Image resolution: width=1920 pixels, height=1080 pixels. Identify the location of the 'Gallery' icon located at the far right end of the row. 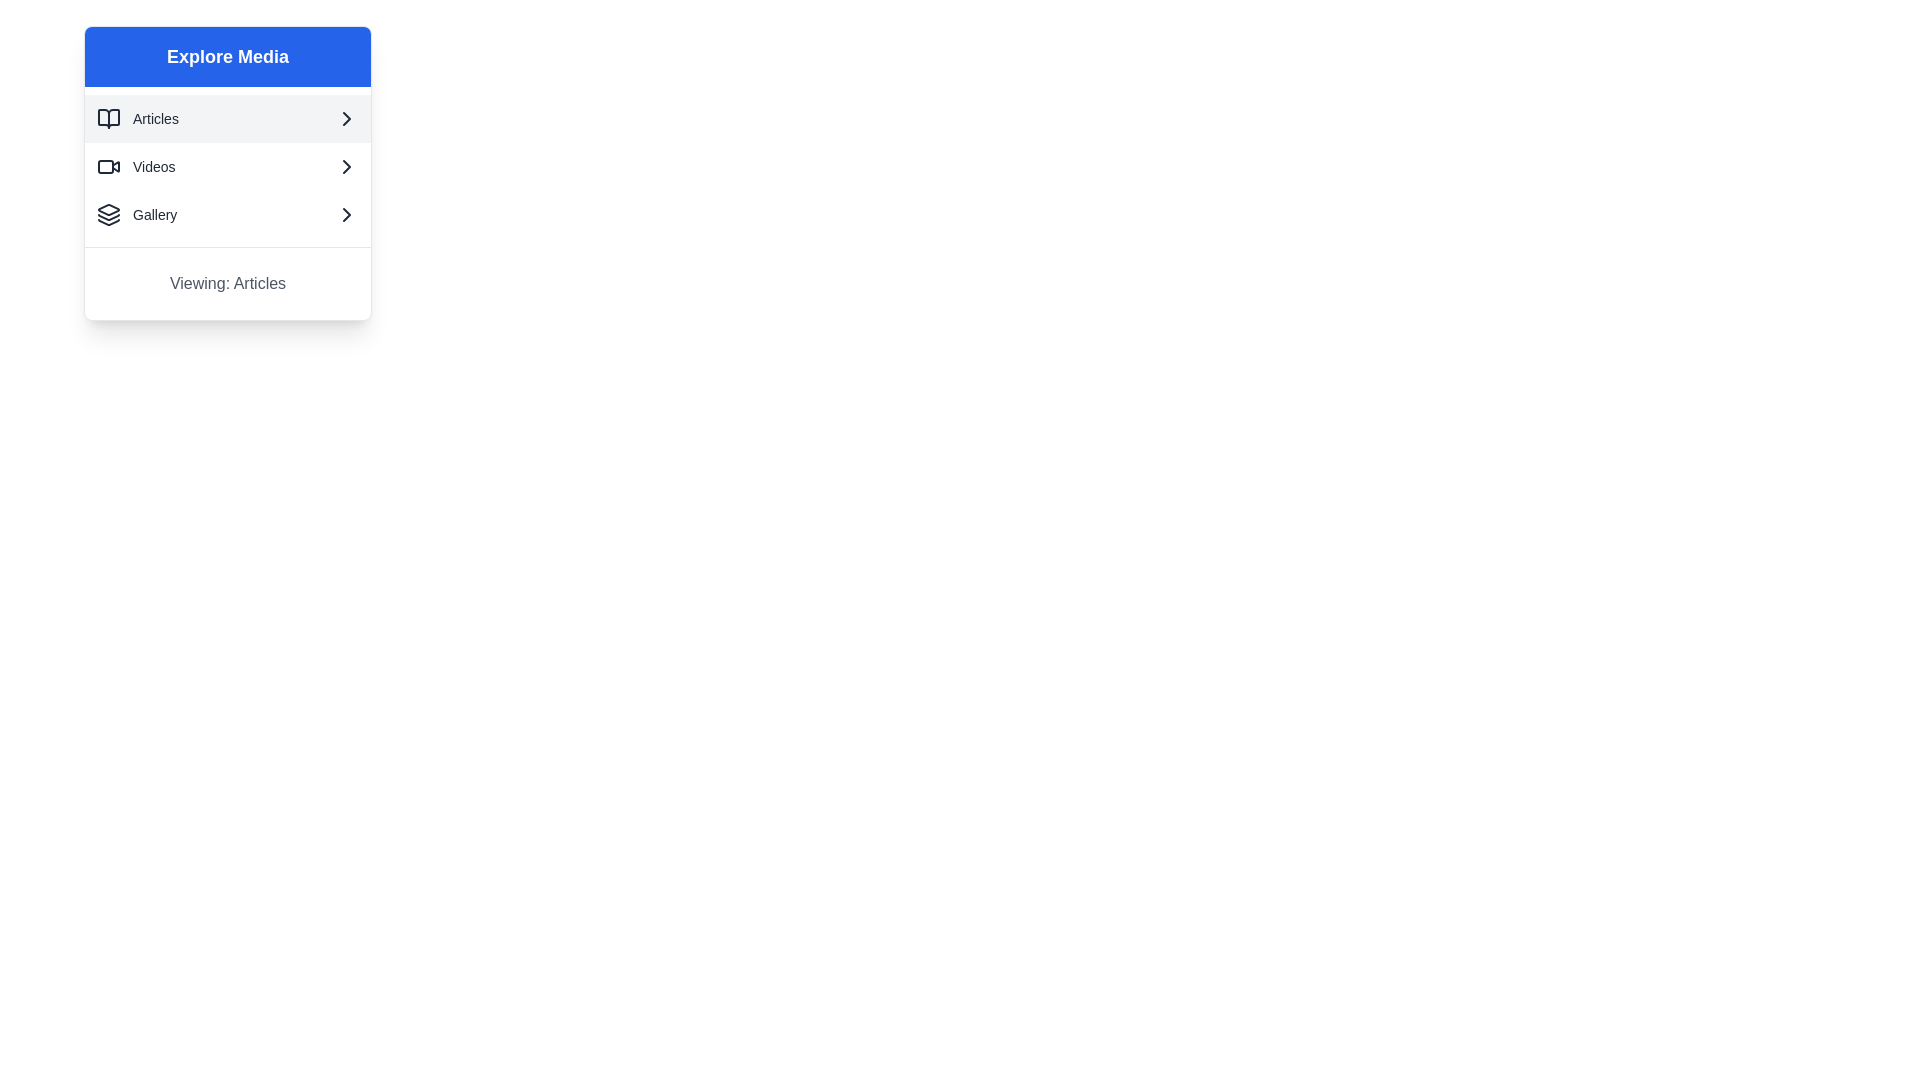
(346, 215).